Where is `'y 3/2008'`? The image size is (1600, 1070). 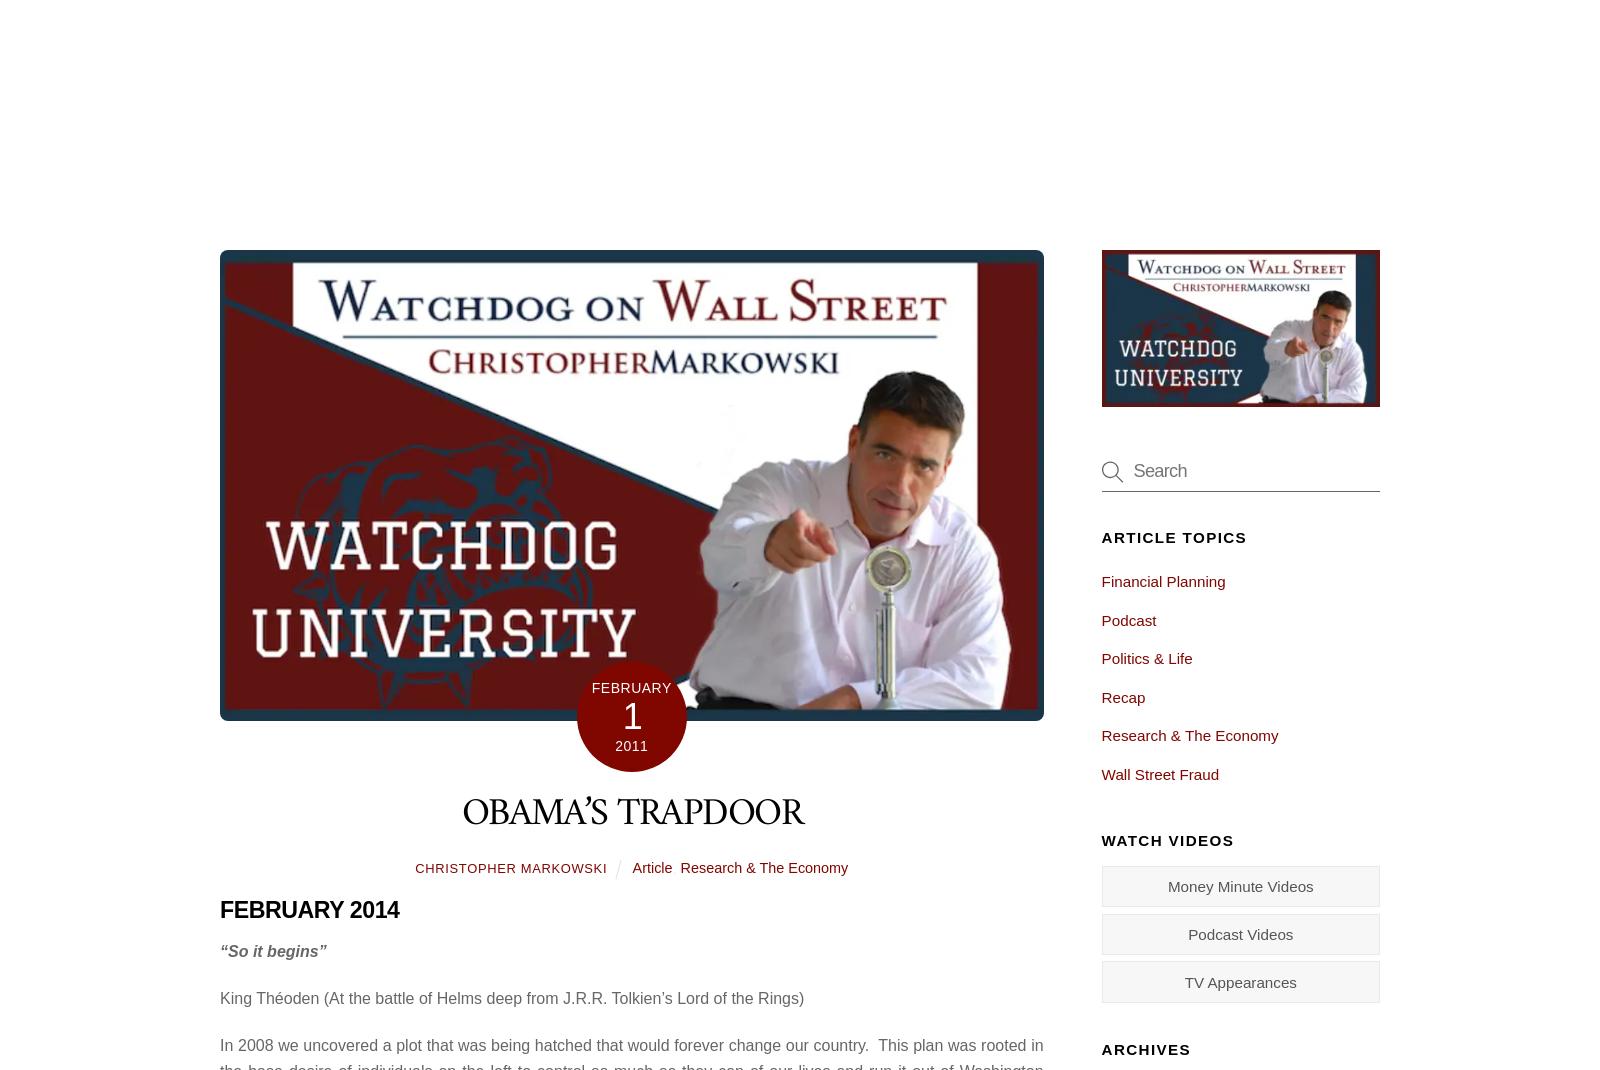 'y 3/2008' is located at coordinates (677, 919).